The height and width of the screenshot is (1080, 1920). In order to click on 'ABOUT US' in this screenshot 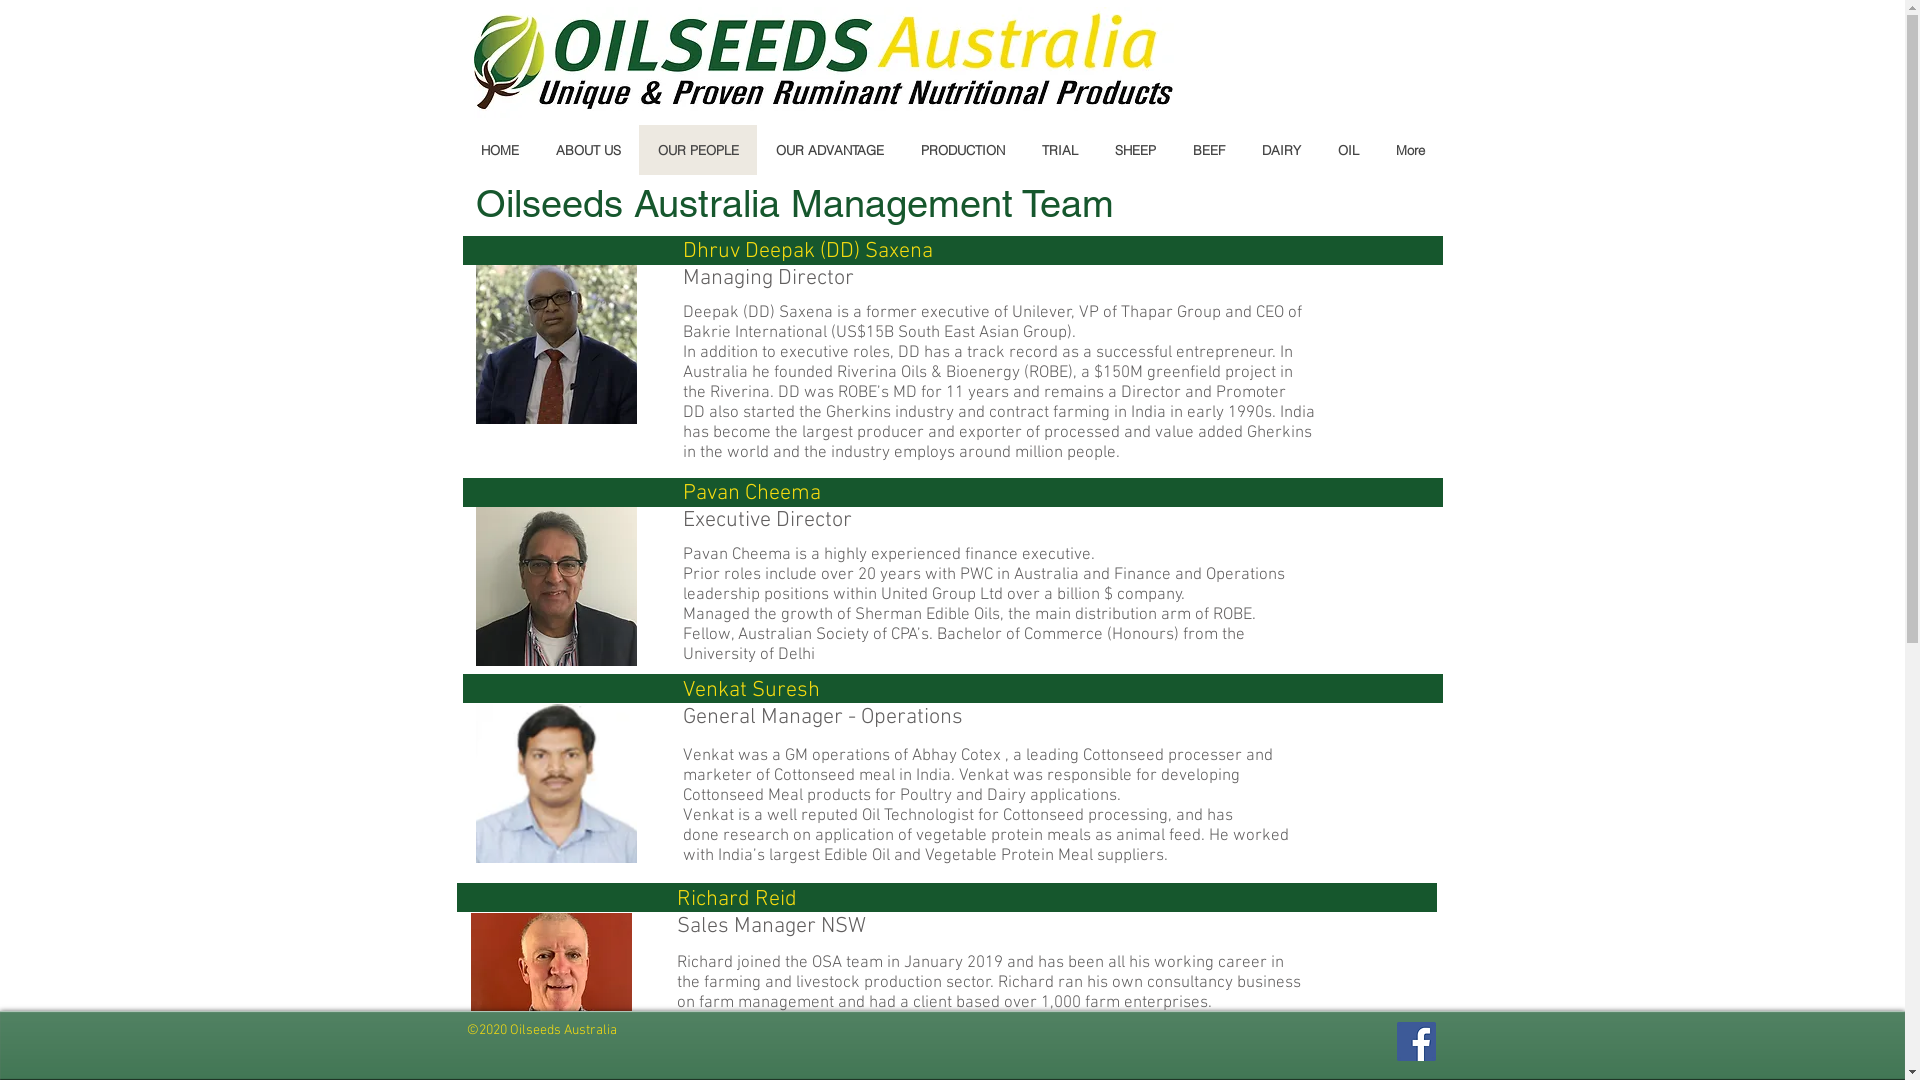, I will do `click(585, 149)`.